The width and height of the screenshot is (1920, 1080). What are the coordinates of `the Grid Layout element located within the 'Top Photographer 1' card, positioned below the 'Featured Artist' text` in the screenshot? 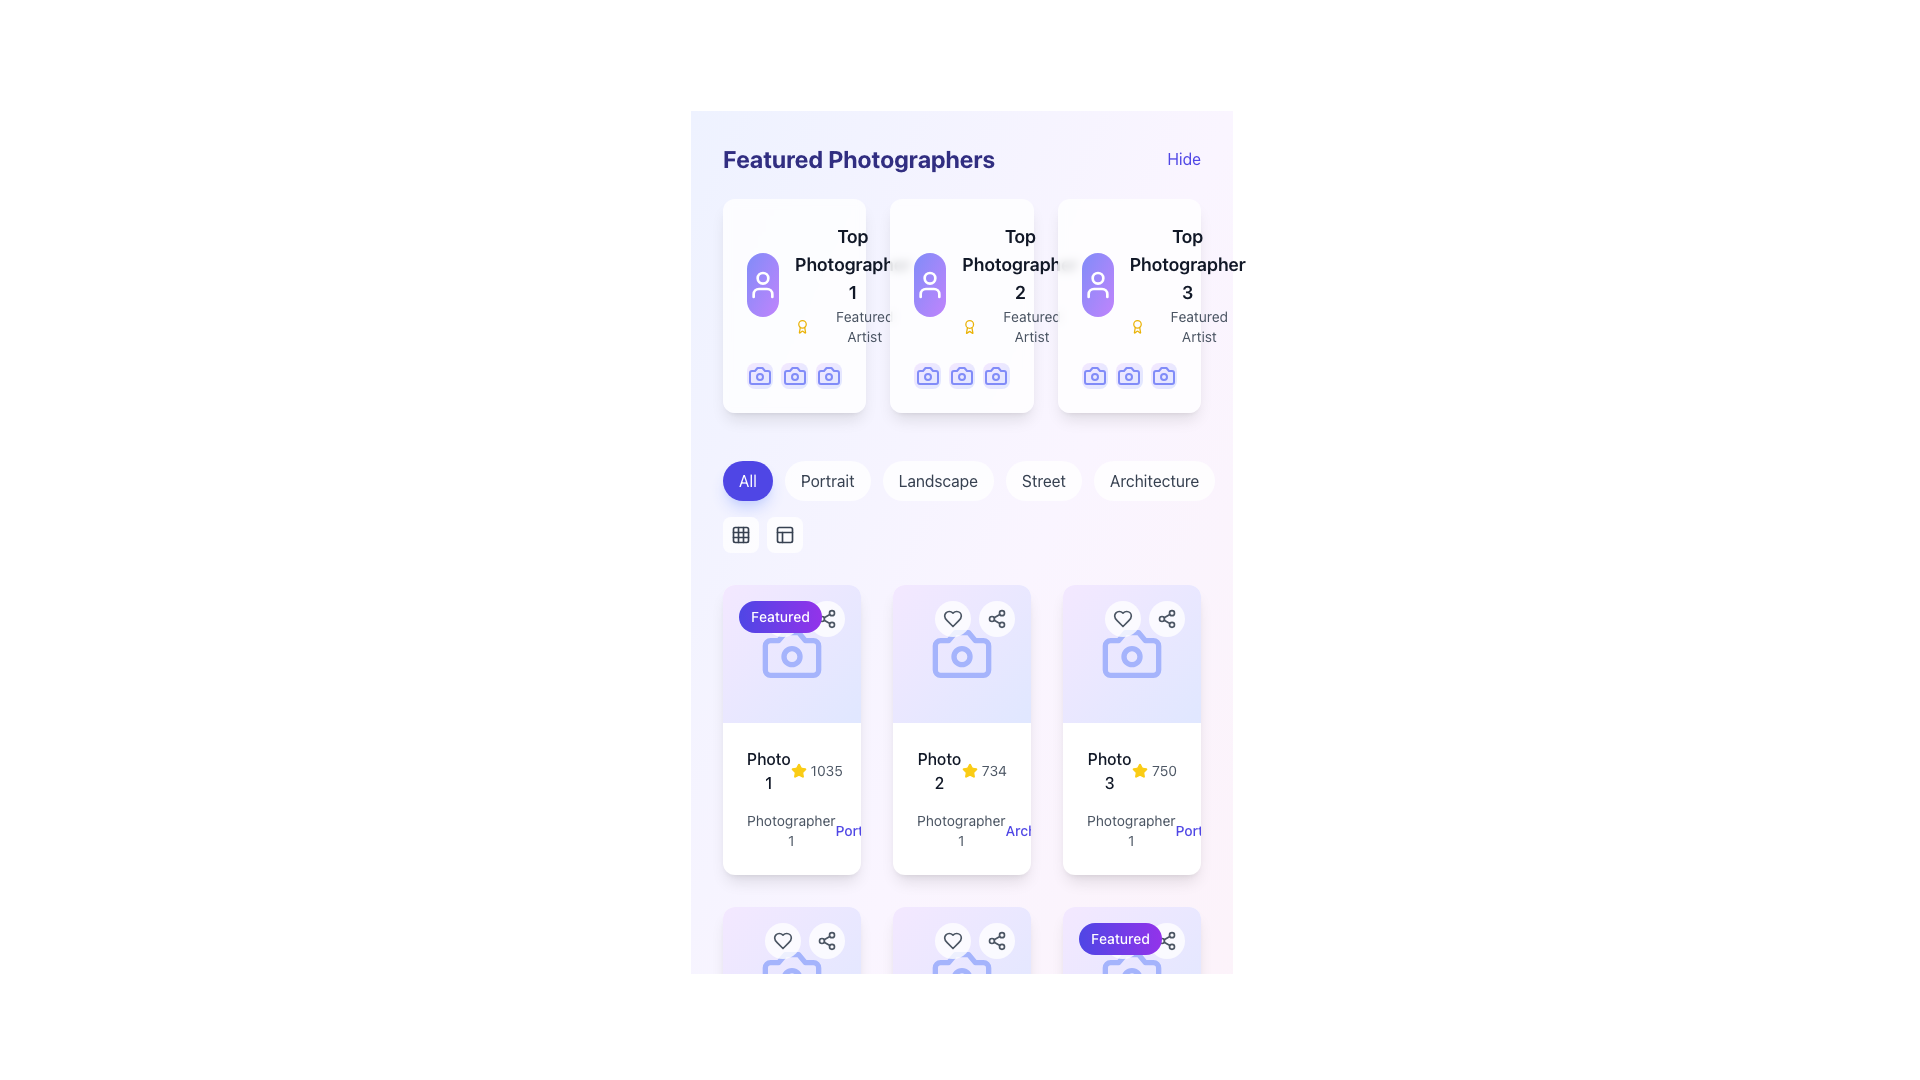 It's located at (793, 376).